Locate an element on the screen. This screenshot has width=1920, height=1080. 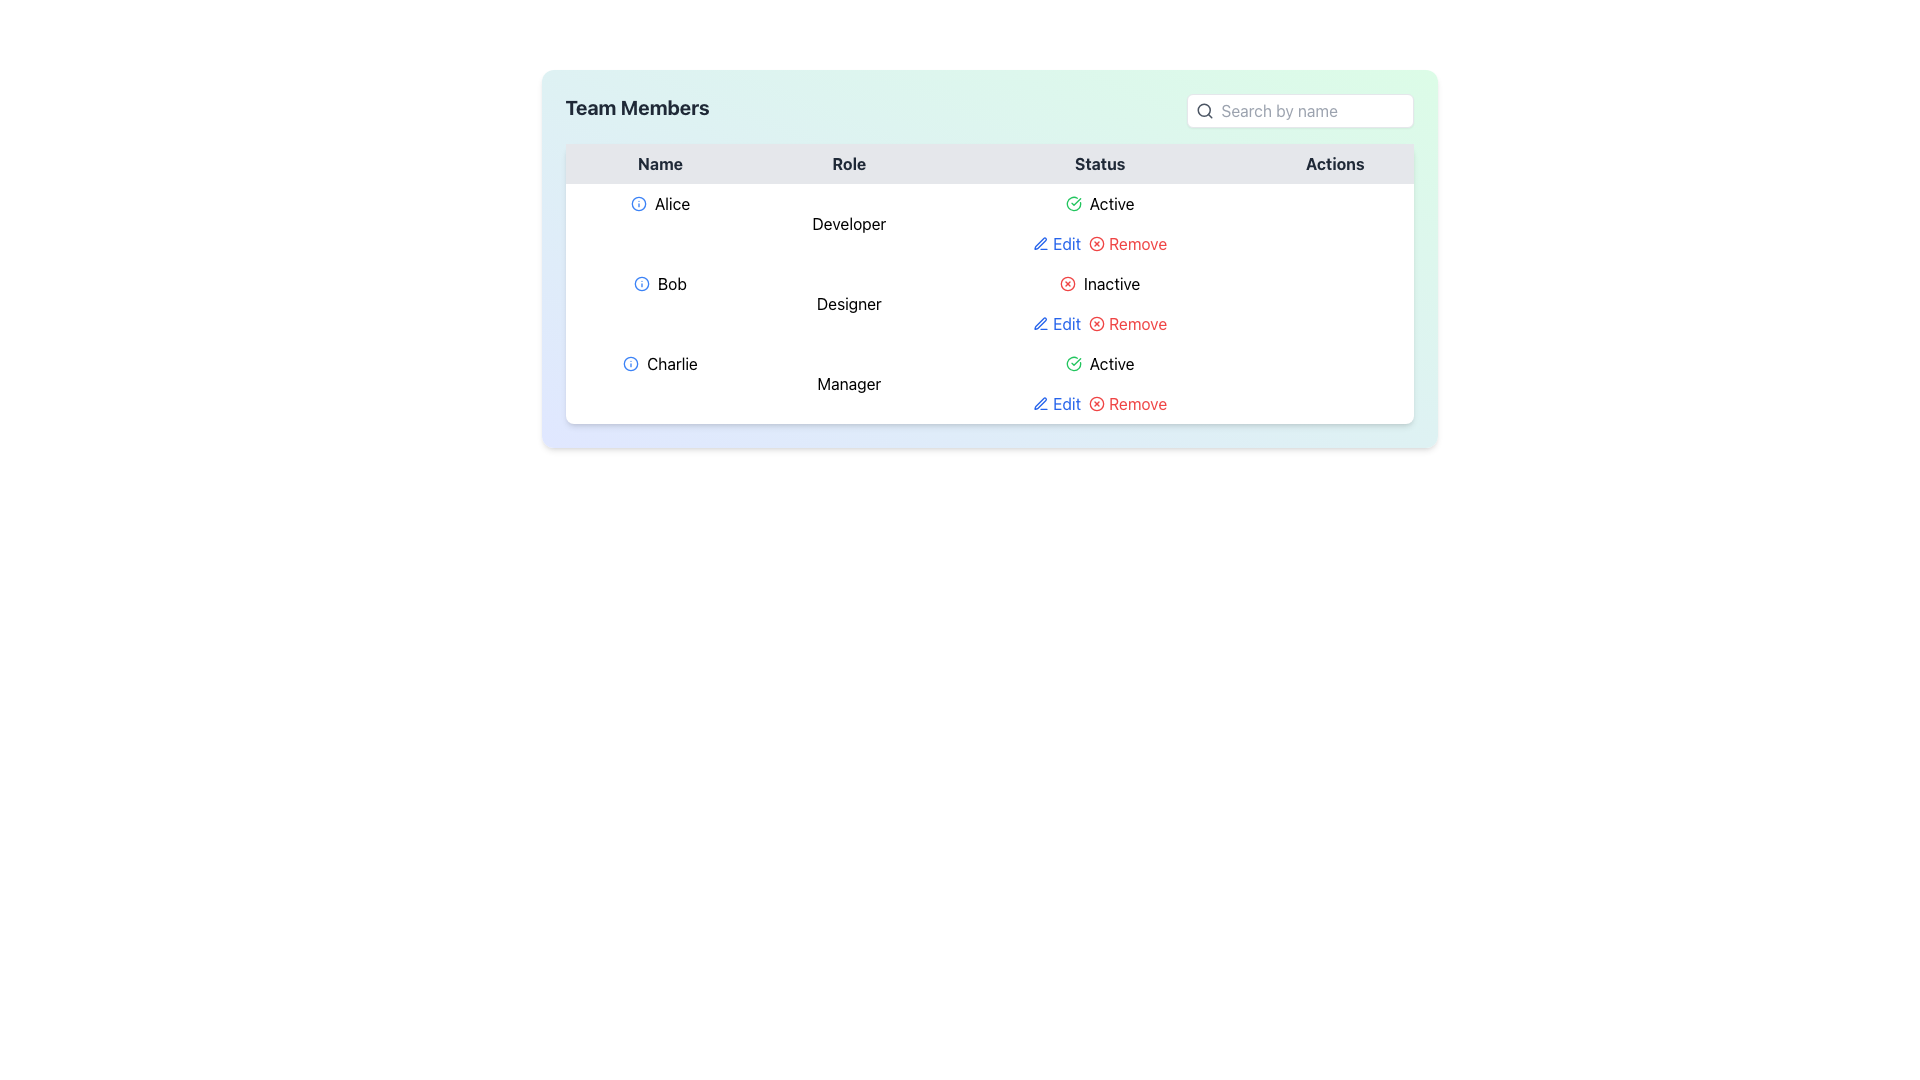
the Remove button, which is a circular button with a red border and an X-shaped crossing line, located in the Actions column aligned with the 'Bob - Designer - Inactive' row in the Team Members interface is located at coordinates (1096, 404).